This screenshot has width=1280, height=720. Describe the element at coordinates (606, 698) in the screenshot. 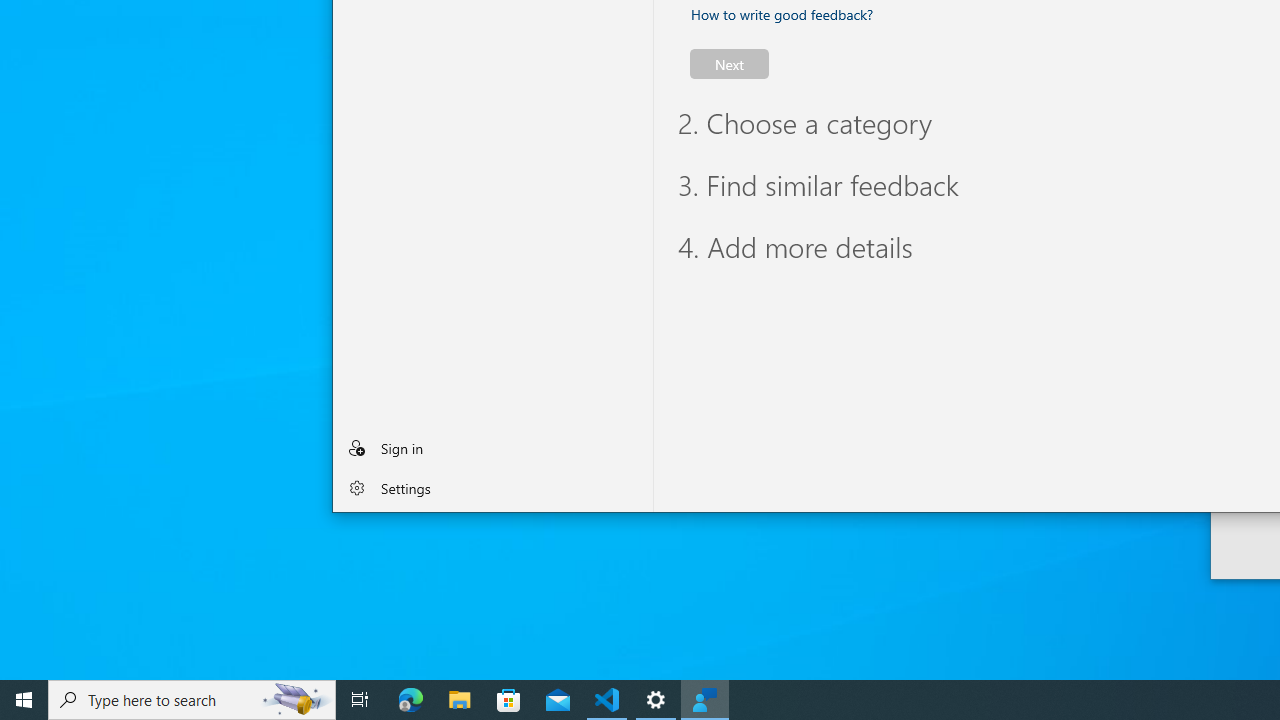

I see `'Visual Studio Code - 1 running window'` at that location.